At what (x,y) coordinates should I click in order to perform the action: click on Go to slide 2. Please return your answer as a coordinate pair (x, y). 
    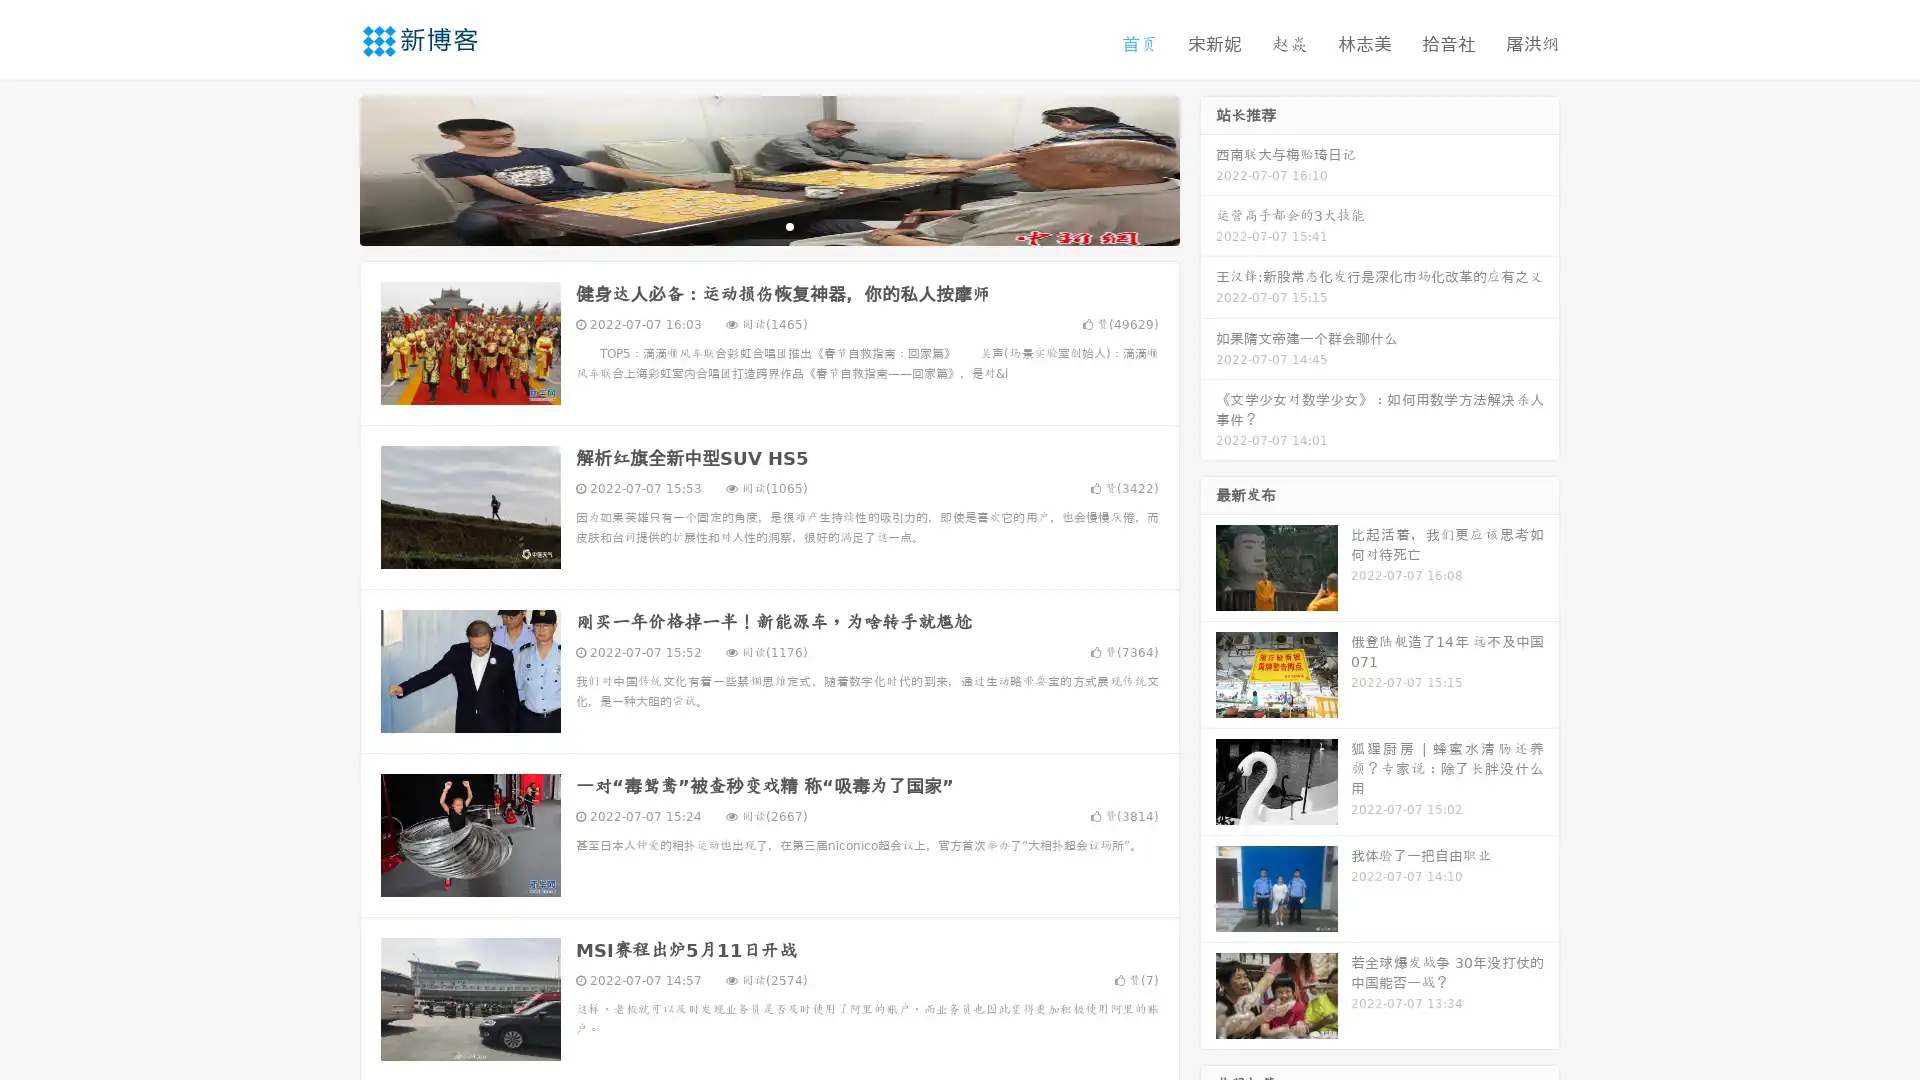
    Looking at the image, I should click on (768, 225).